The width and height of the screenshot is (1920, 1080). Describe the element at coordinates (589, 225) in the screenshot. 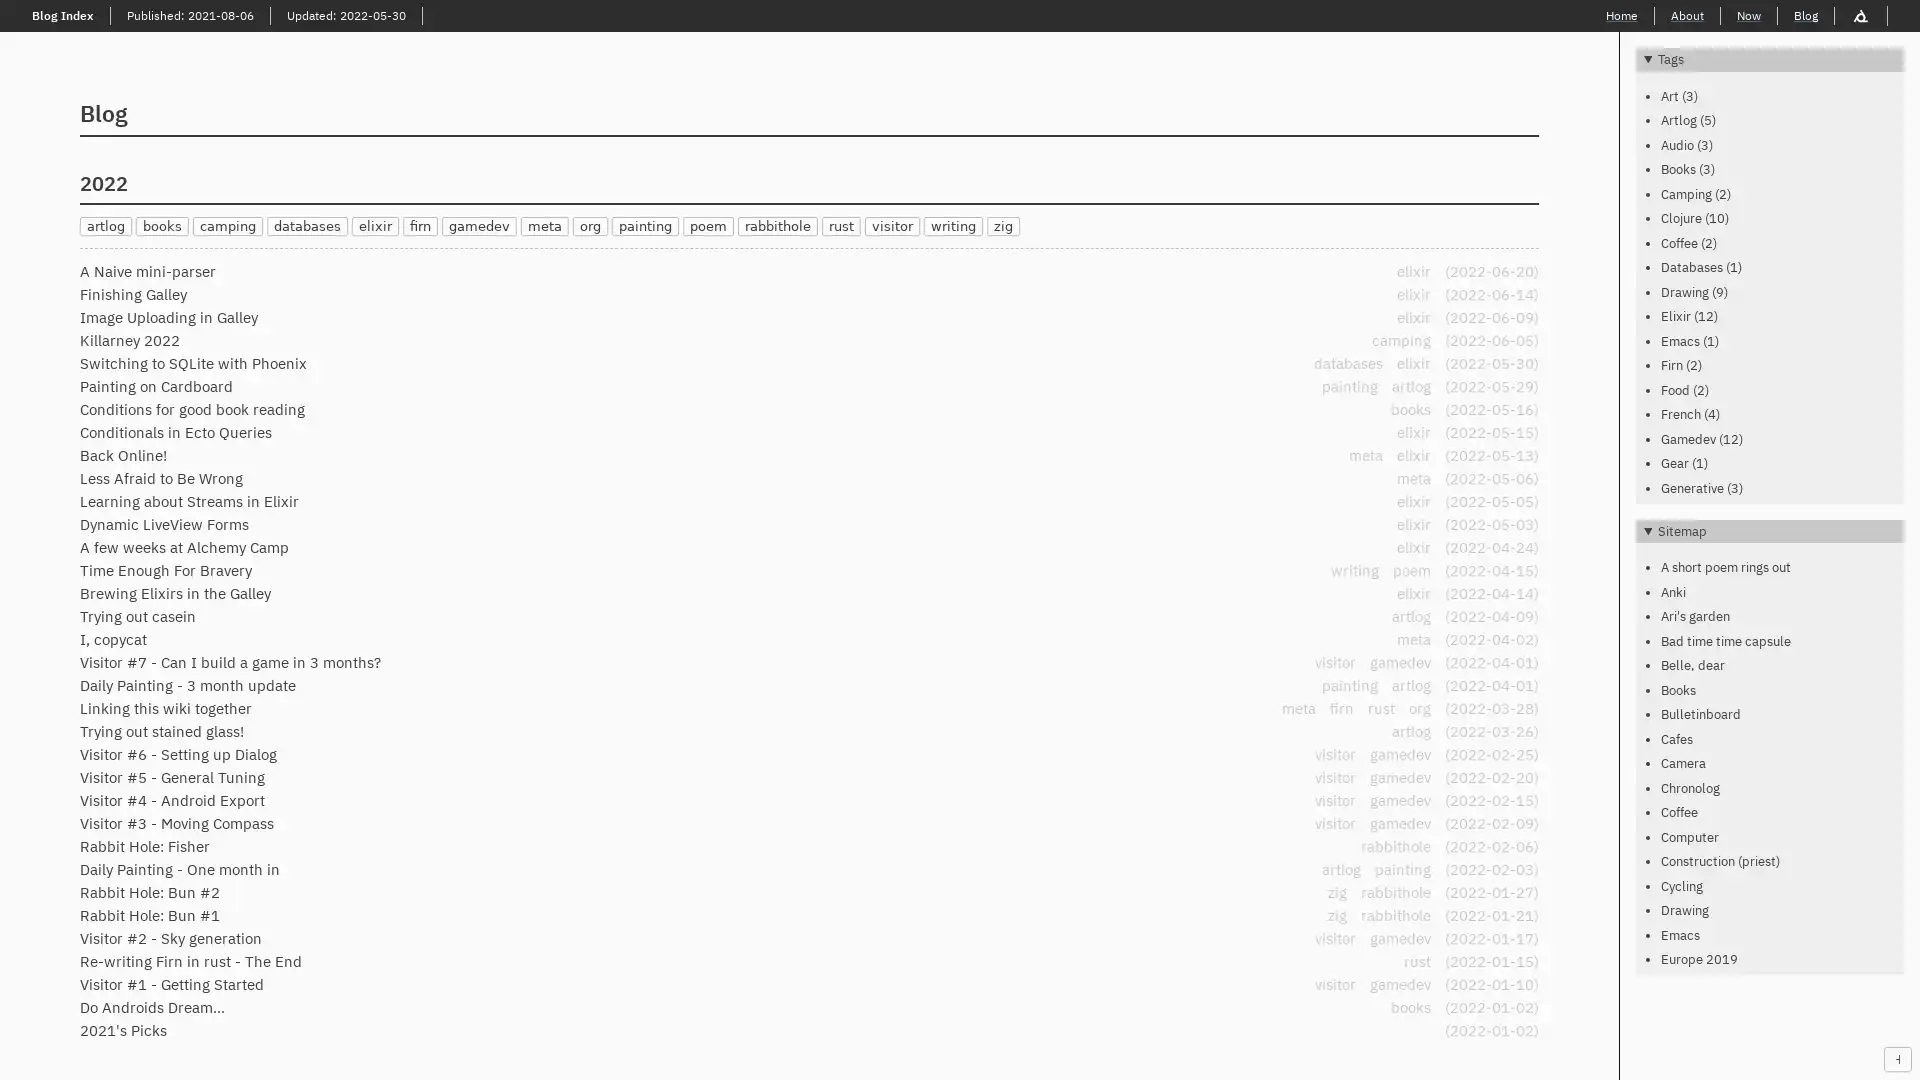

I see `org` at that location.